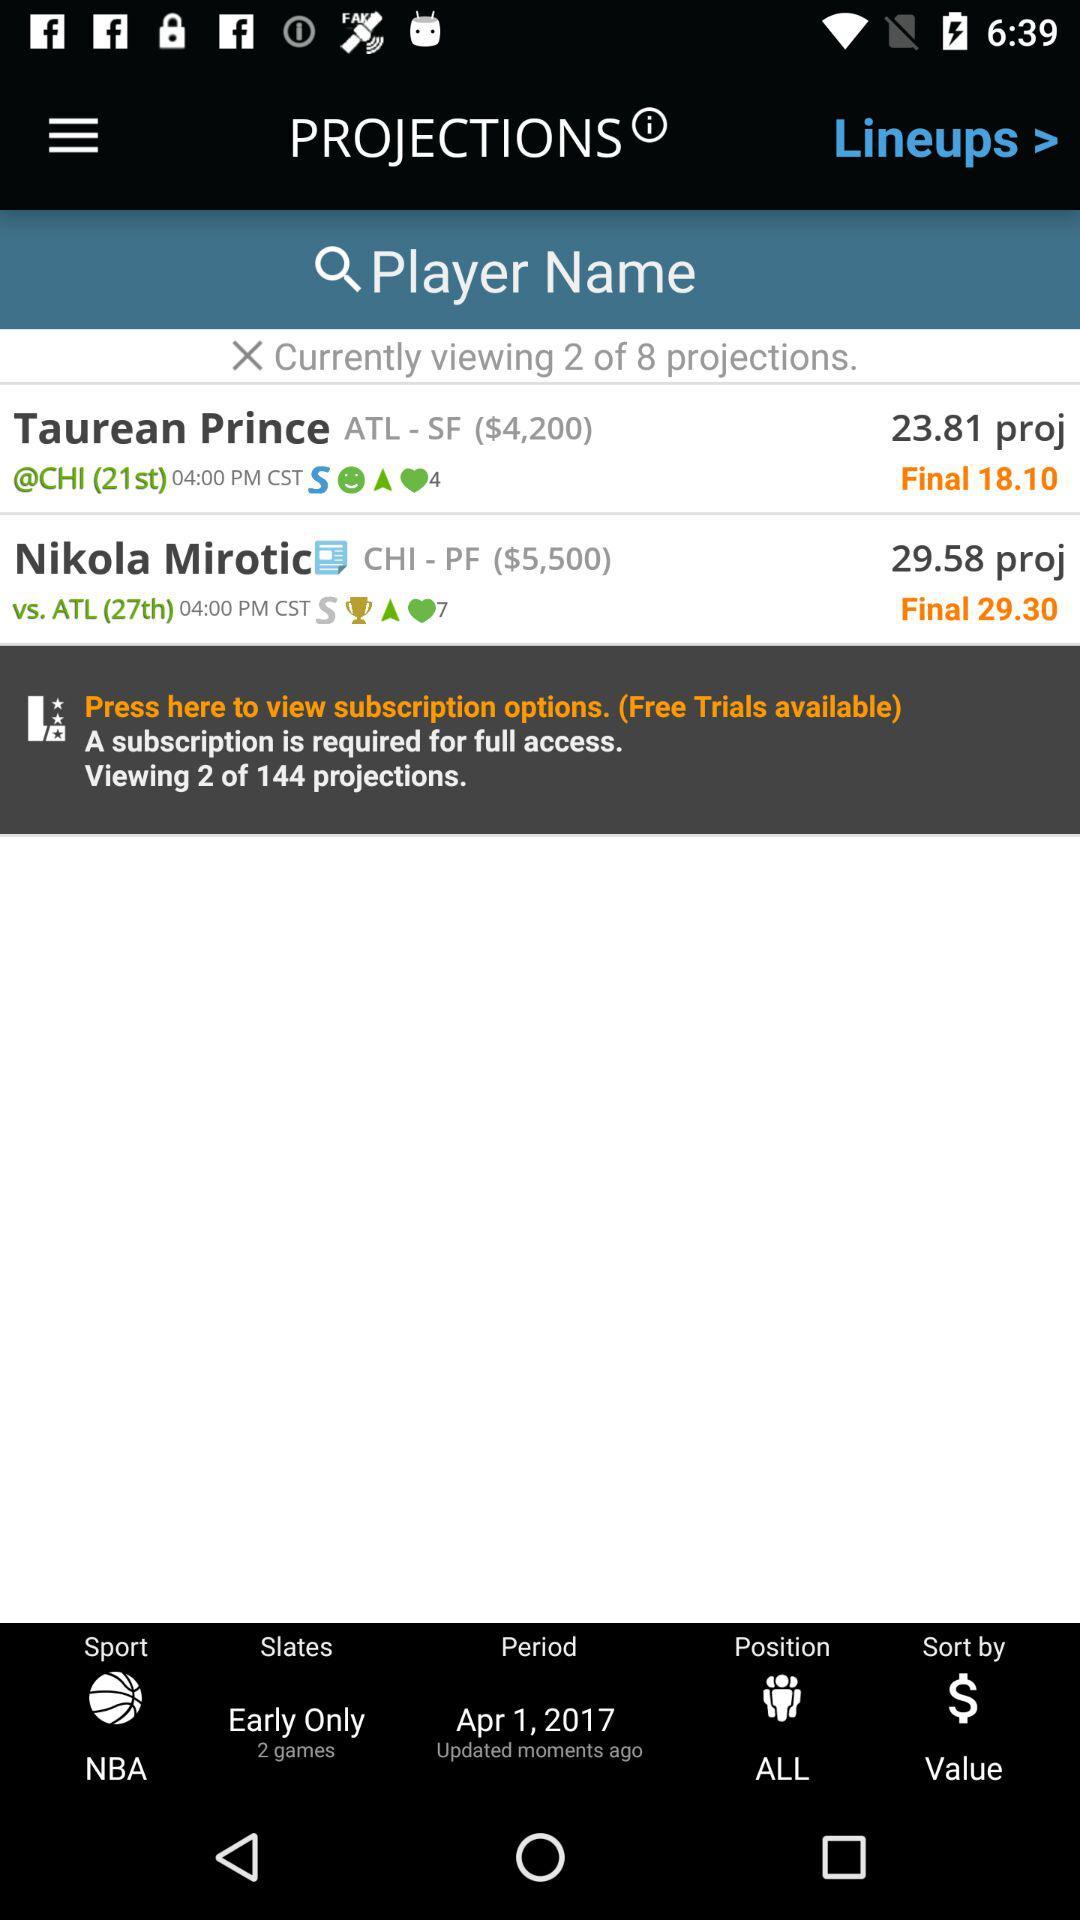  Describe the element at coordinates (349, 480) in the screenshot. I see `emoji in first row` at that location.